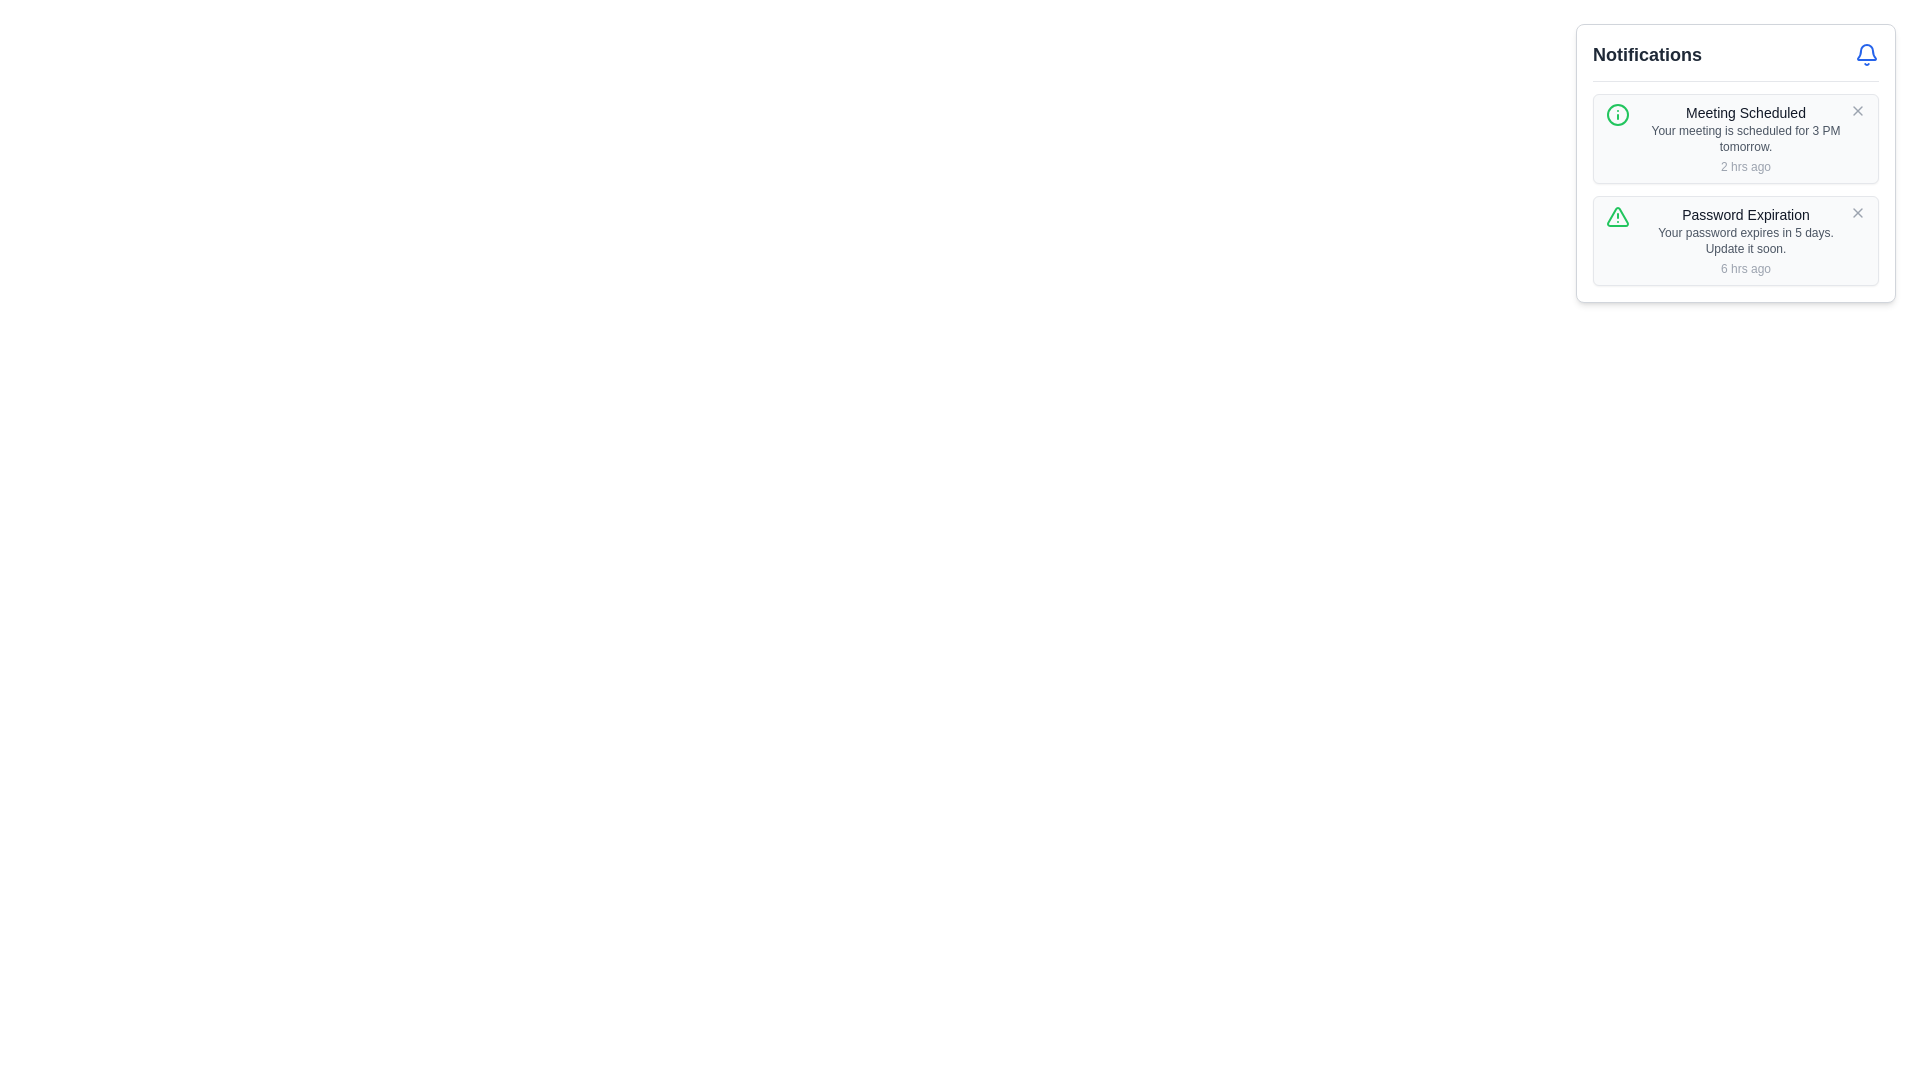 This screenshot has width=1920, height=1080. What do you see at coordinates (1745, 137) in the screenshot?
I see `text label specifying the scheduled meeting time, which states 'Your meeting is scheduled for 3 PM tomorrow.'` at bounding box center [1745, 137].